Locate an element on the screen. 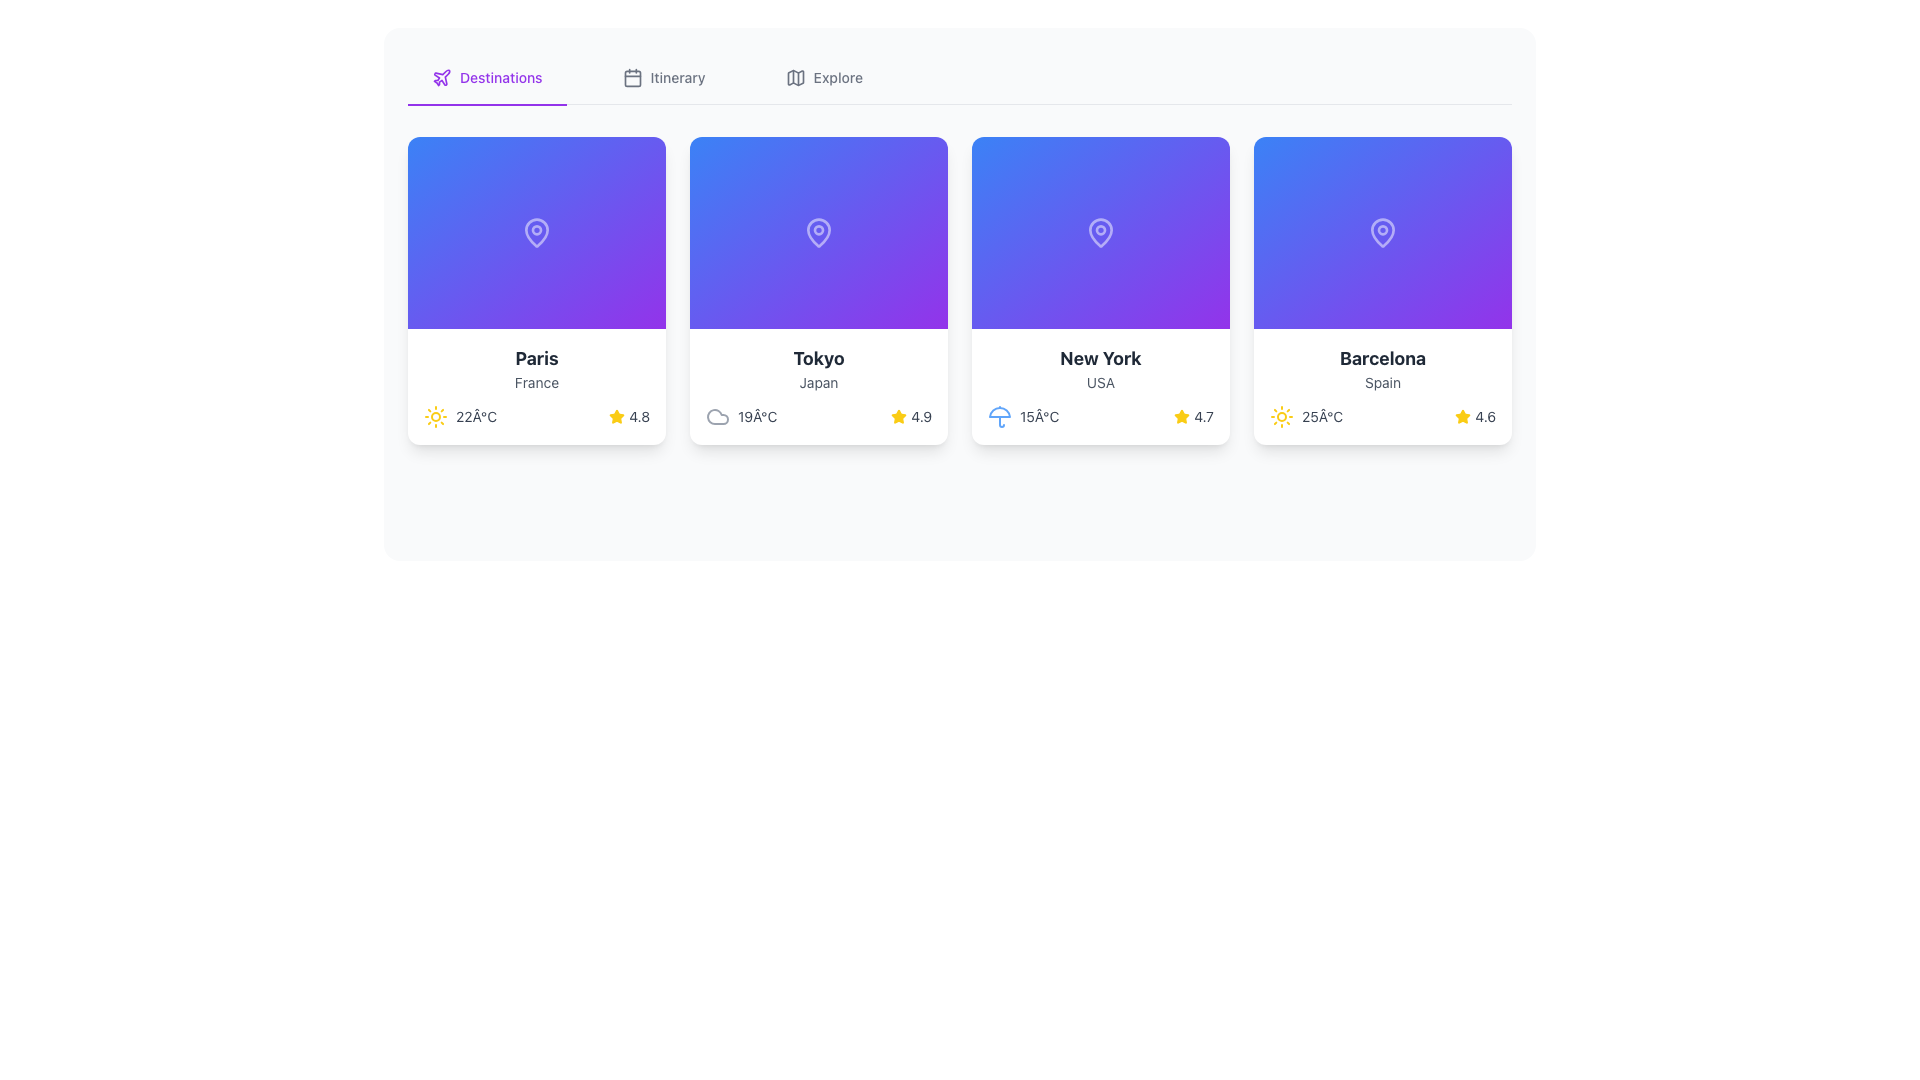 This screenshot has width=1920, height=1080. temperature information displayed in the text label associated with the weather summary for Tokyo, Japan, located in the second card from the left is located at coordinates (740, 415).